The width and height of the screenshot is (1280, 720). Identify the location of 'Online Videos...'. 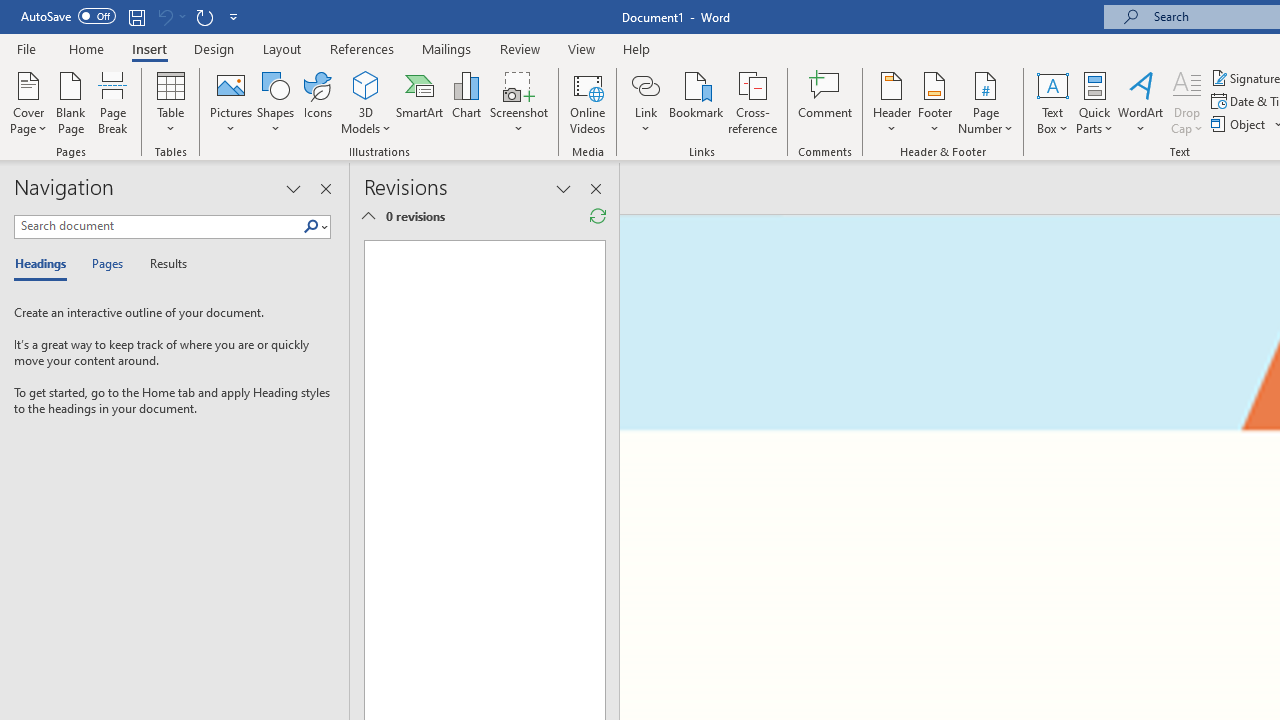
(587, 103).